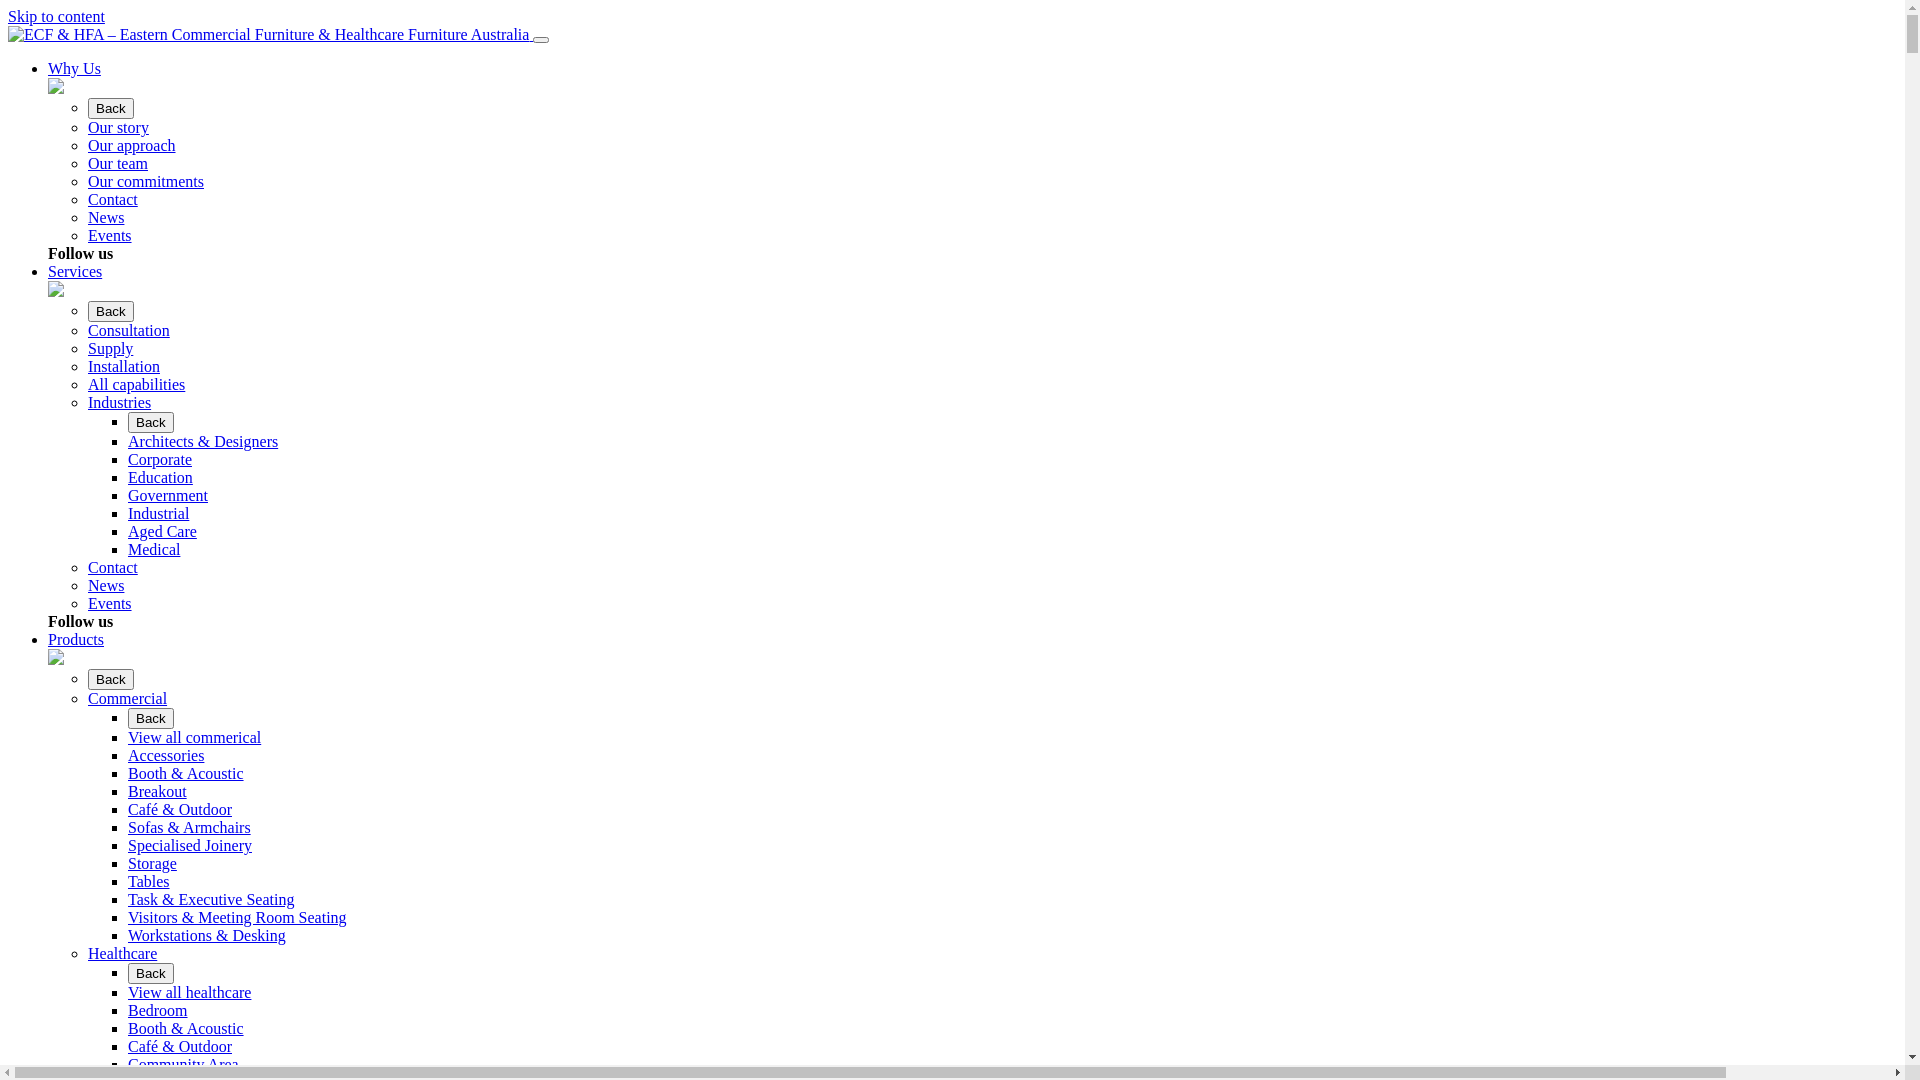  Describe the element at coordinates (162, 530) in the screenshot. I see `'Aged Care'` at that location.